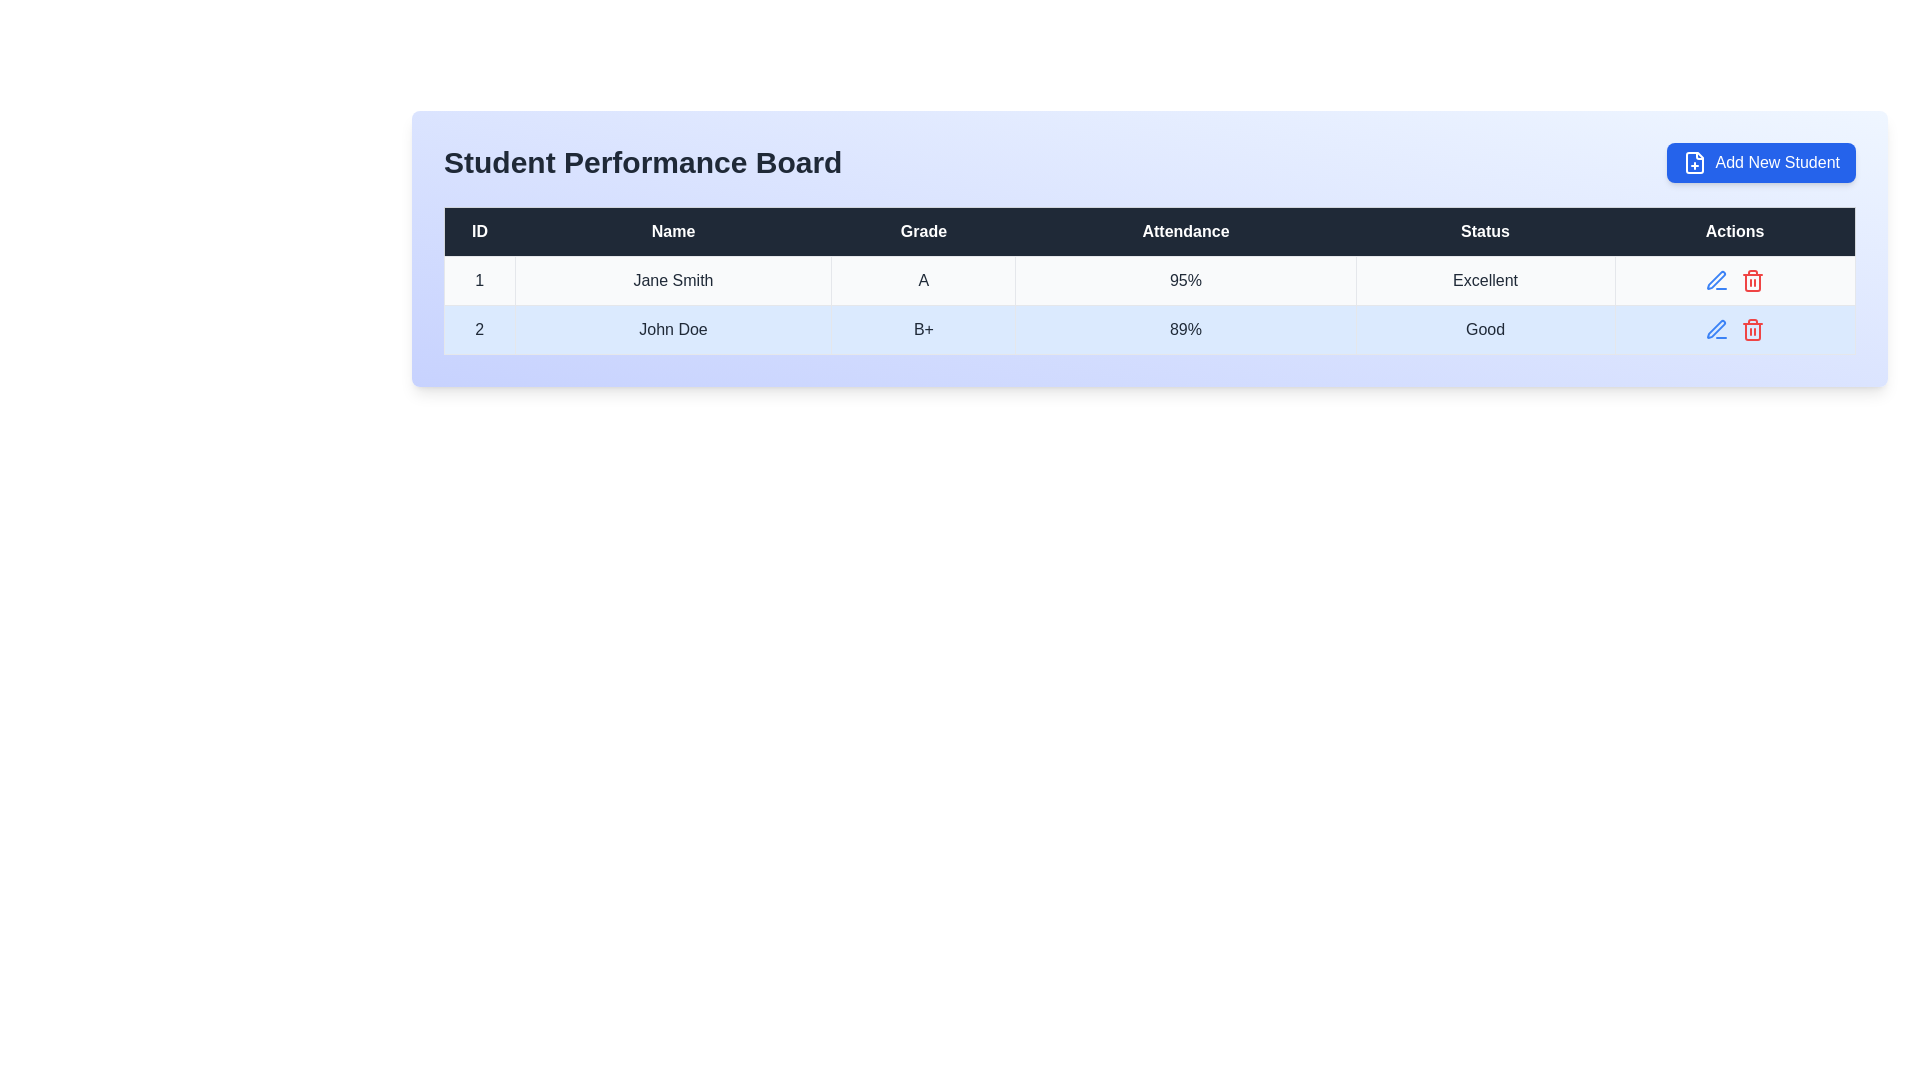  I want to click on the bold 'A' in the 'Grade' column for student Jane Smith, located in the third cell of the row, so click(922, 281).